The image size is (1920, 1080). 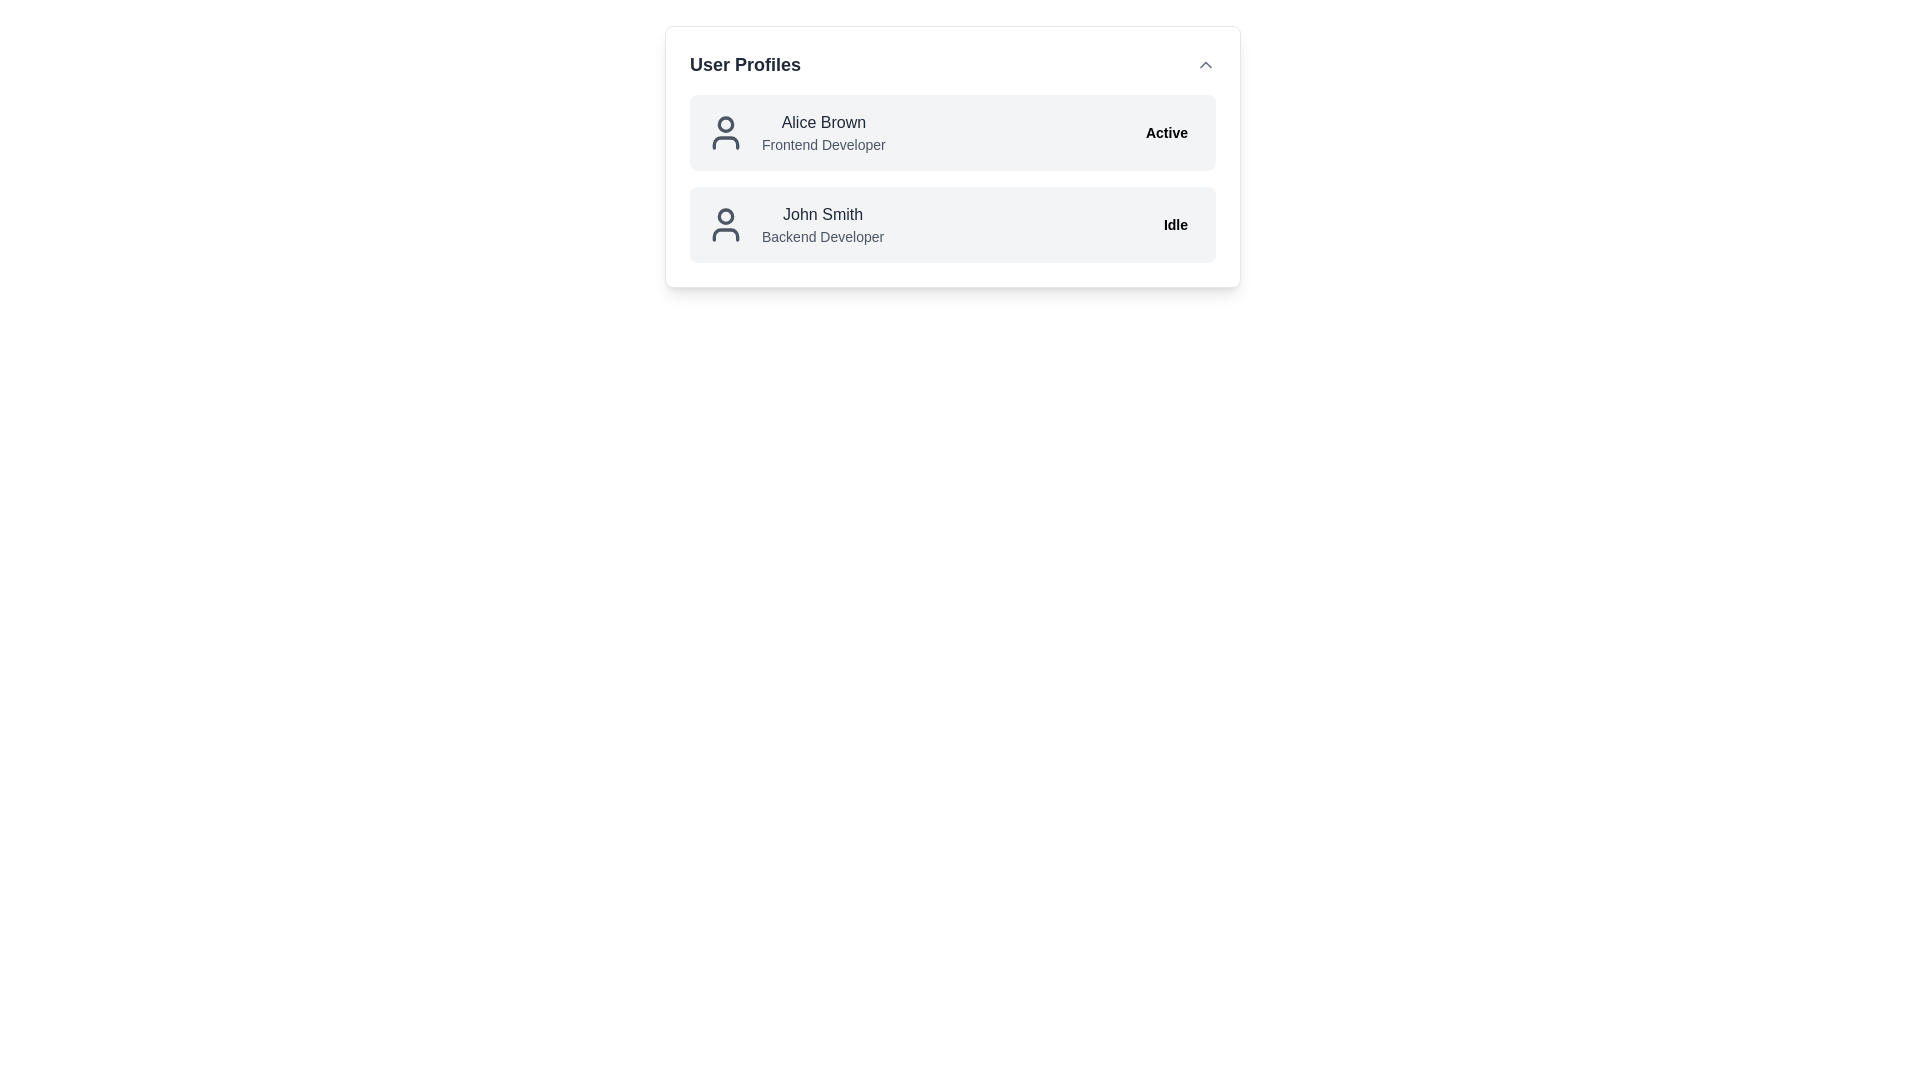 What do you see at coordinates (823, 215) in the screenshot?
I see `the text element displaying the name 'John Smith', located on the second row of the user profiles section, directly below 'Alice Brown' and aligned with the avatar icon on its left` at bounding box center [823, 215].